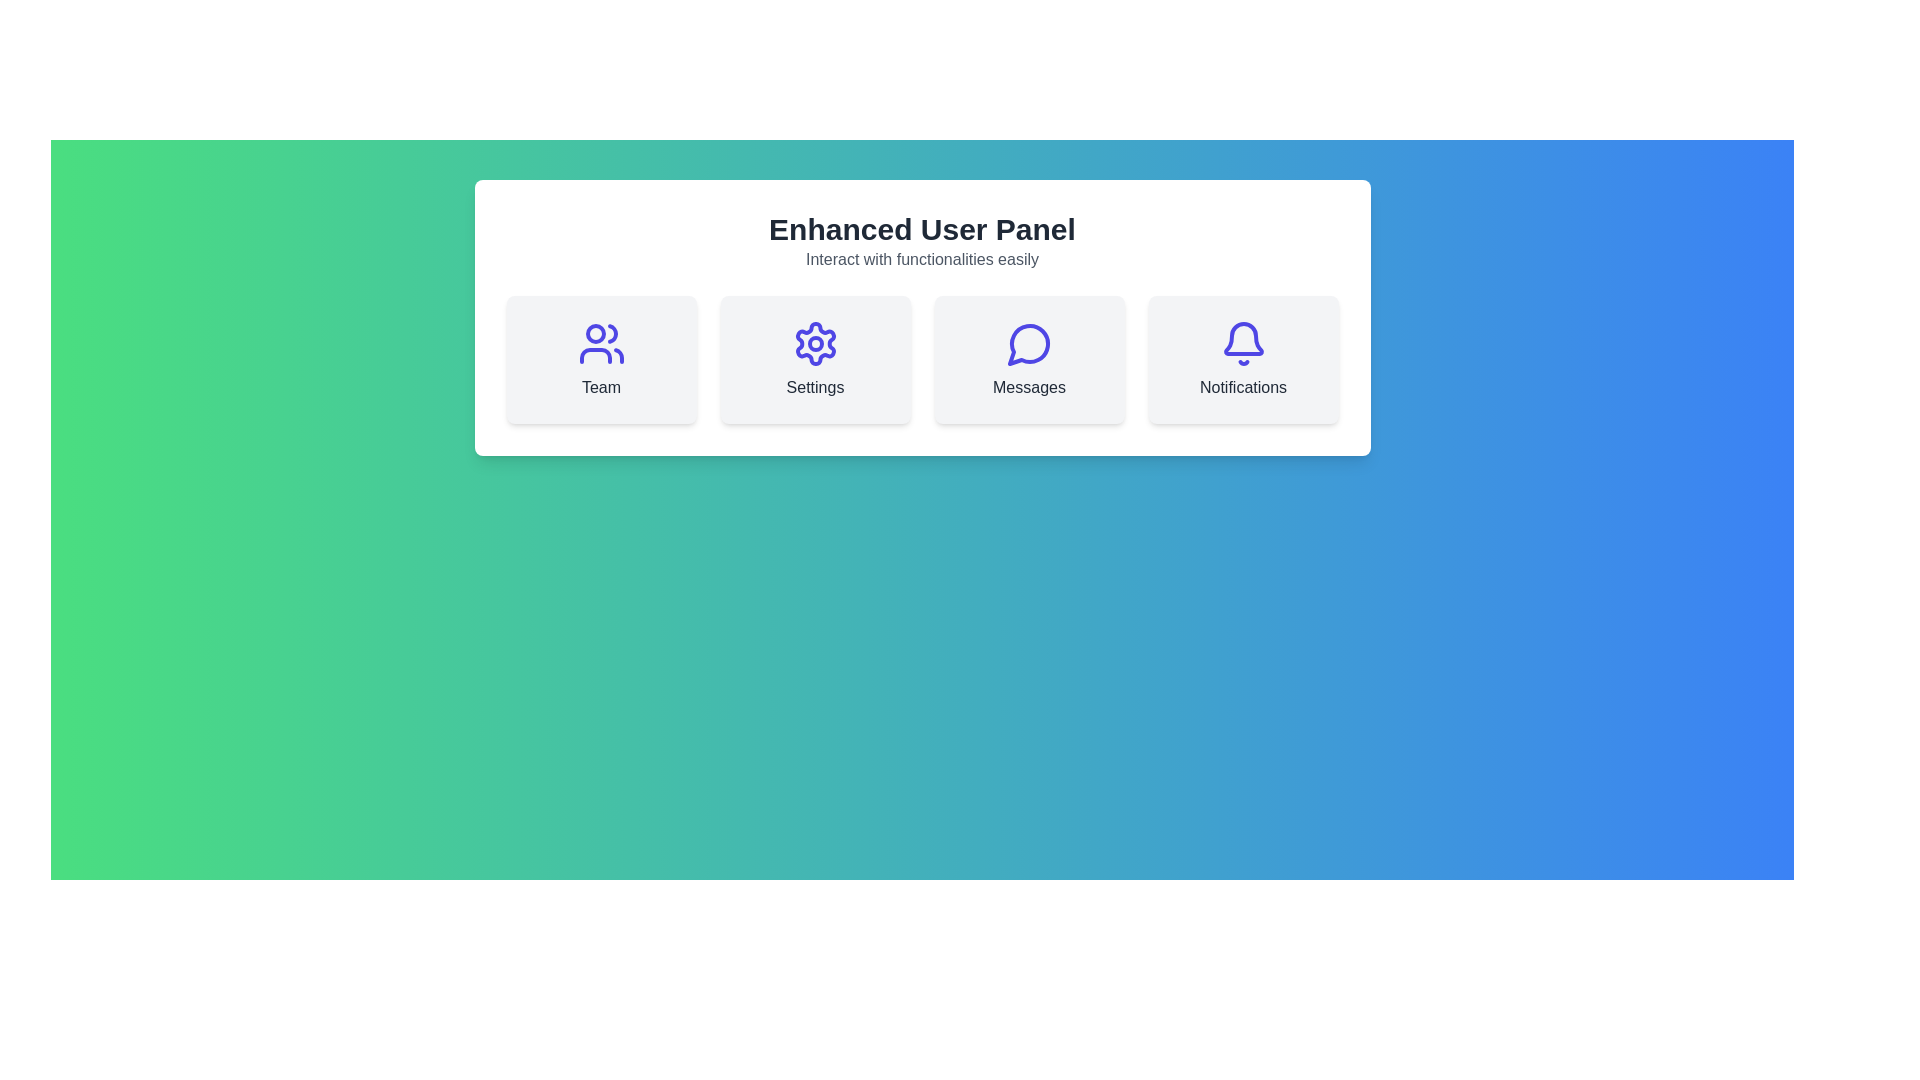 The height and width of the screenshot is (1080, 1920). I want to click on the small circle located within the central icon of the Settings card, which is the second card from the left in the main interface and appears as the inner part of a gear icon, so click(815, 342).